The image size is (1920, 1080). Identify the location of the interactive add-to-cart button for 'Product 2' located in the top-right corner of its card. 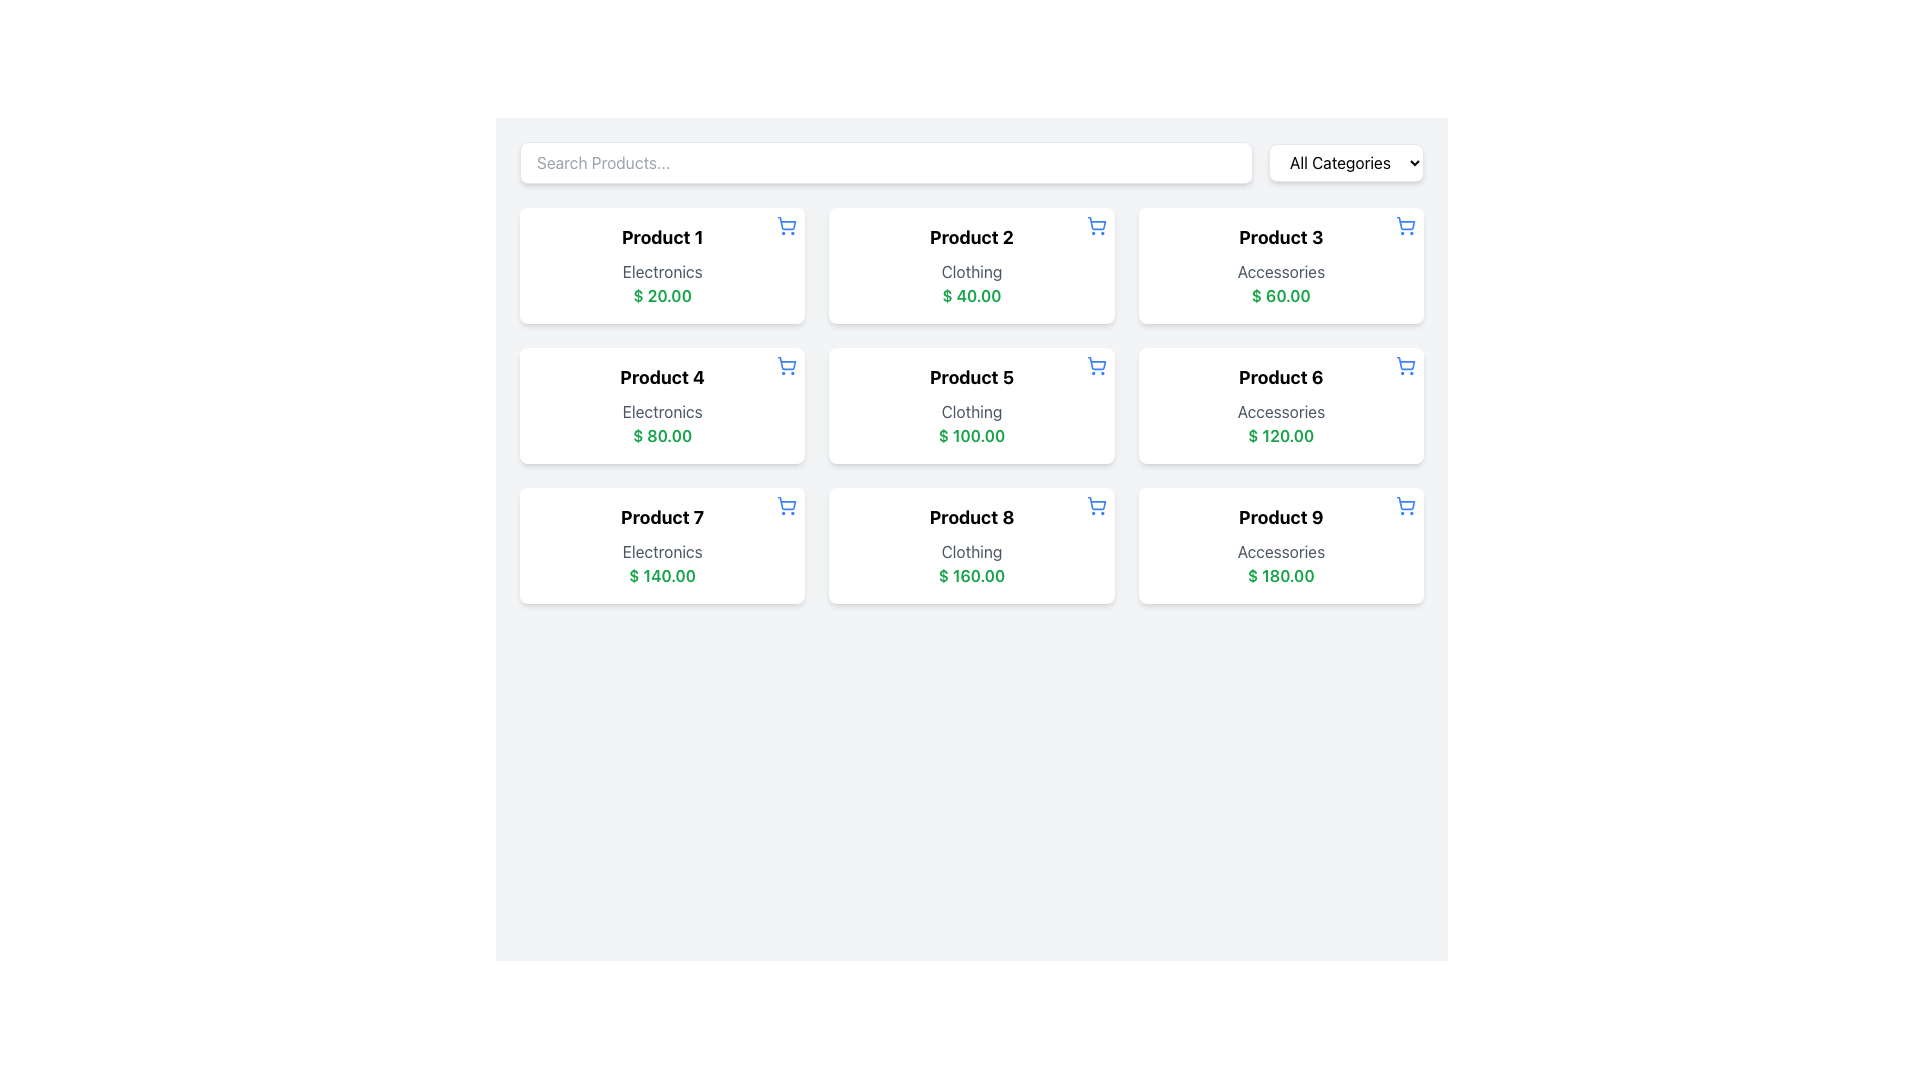
(1095, 225).